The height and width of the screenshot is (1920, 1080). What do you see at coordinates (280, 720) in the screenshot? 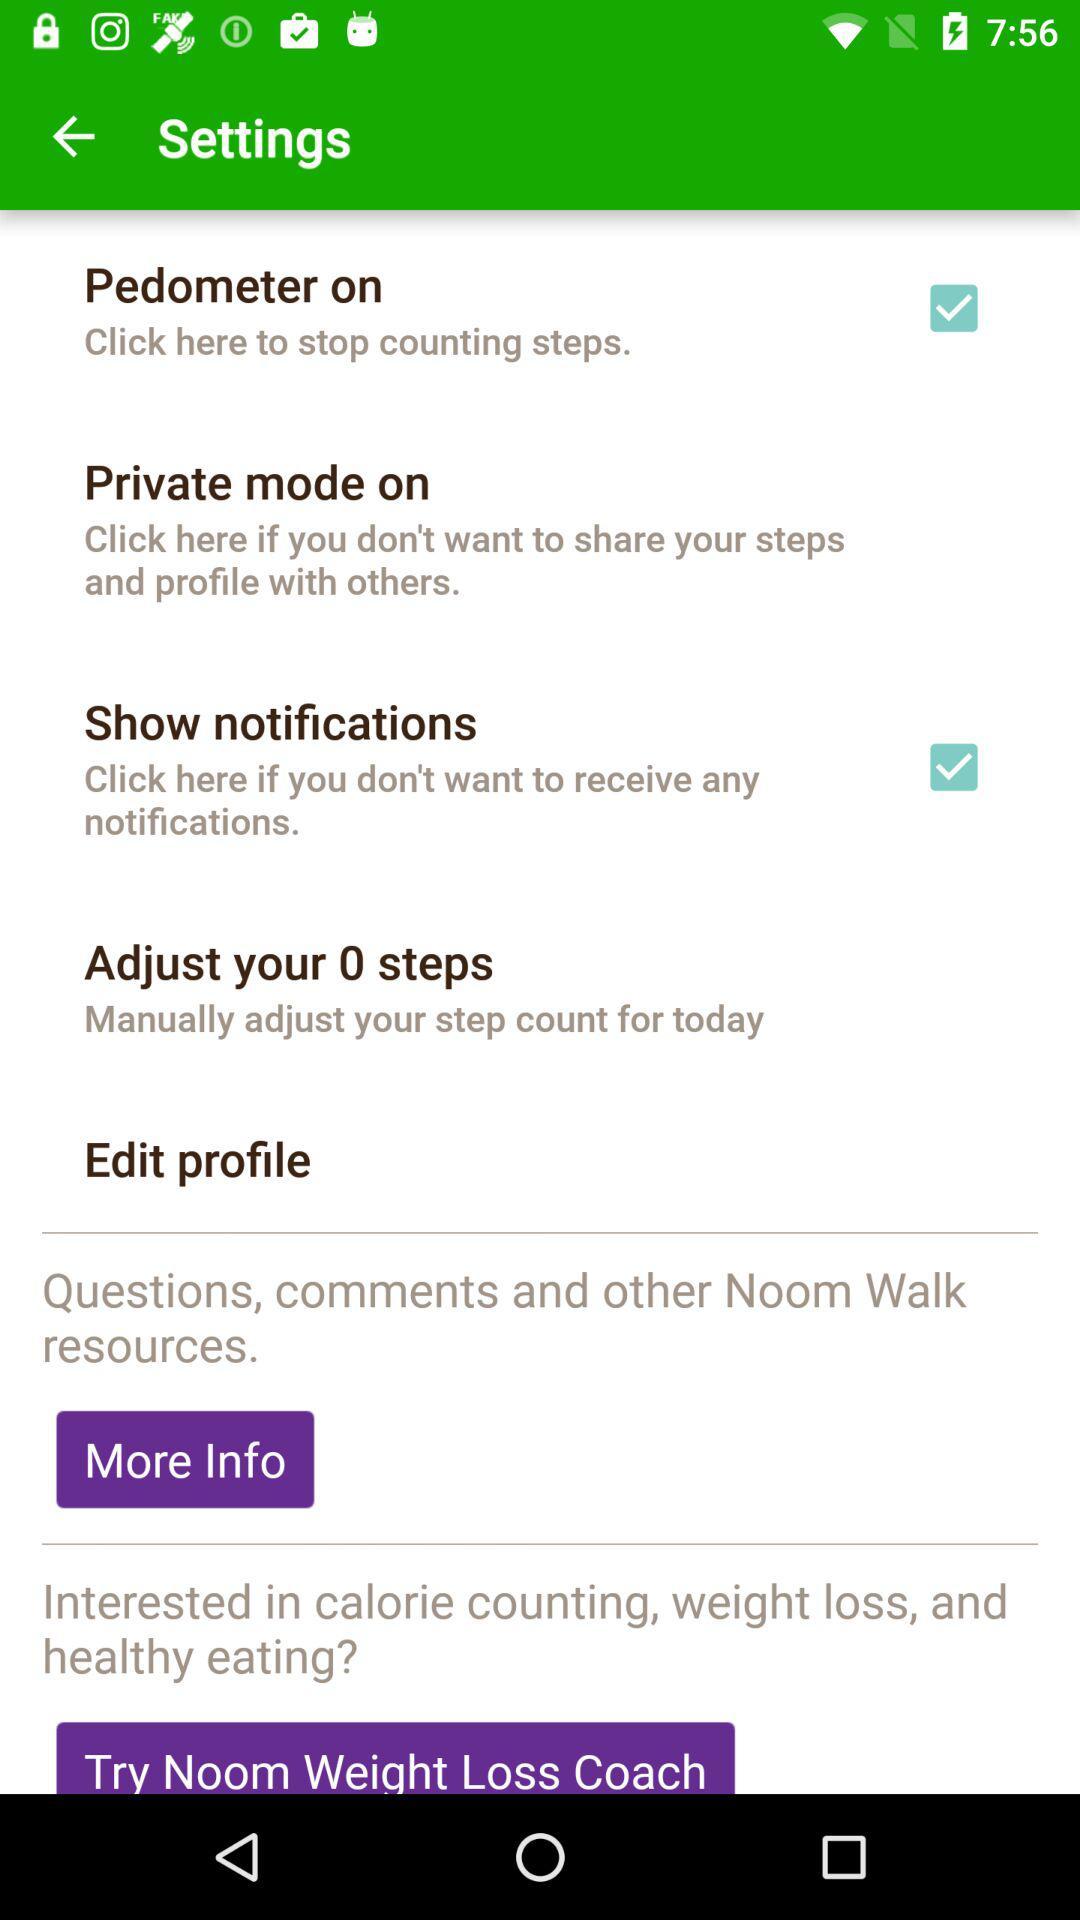
I see `icon above the click here if` at bounding box center [280, 720].